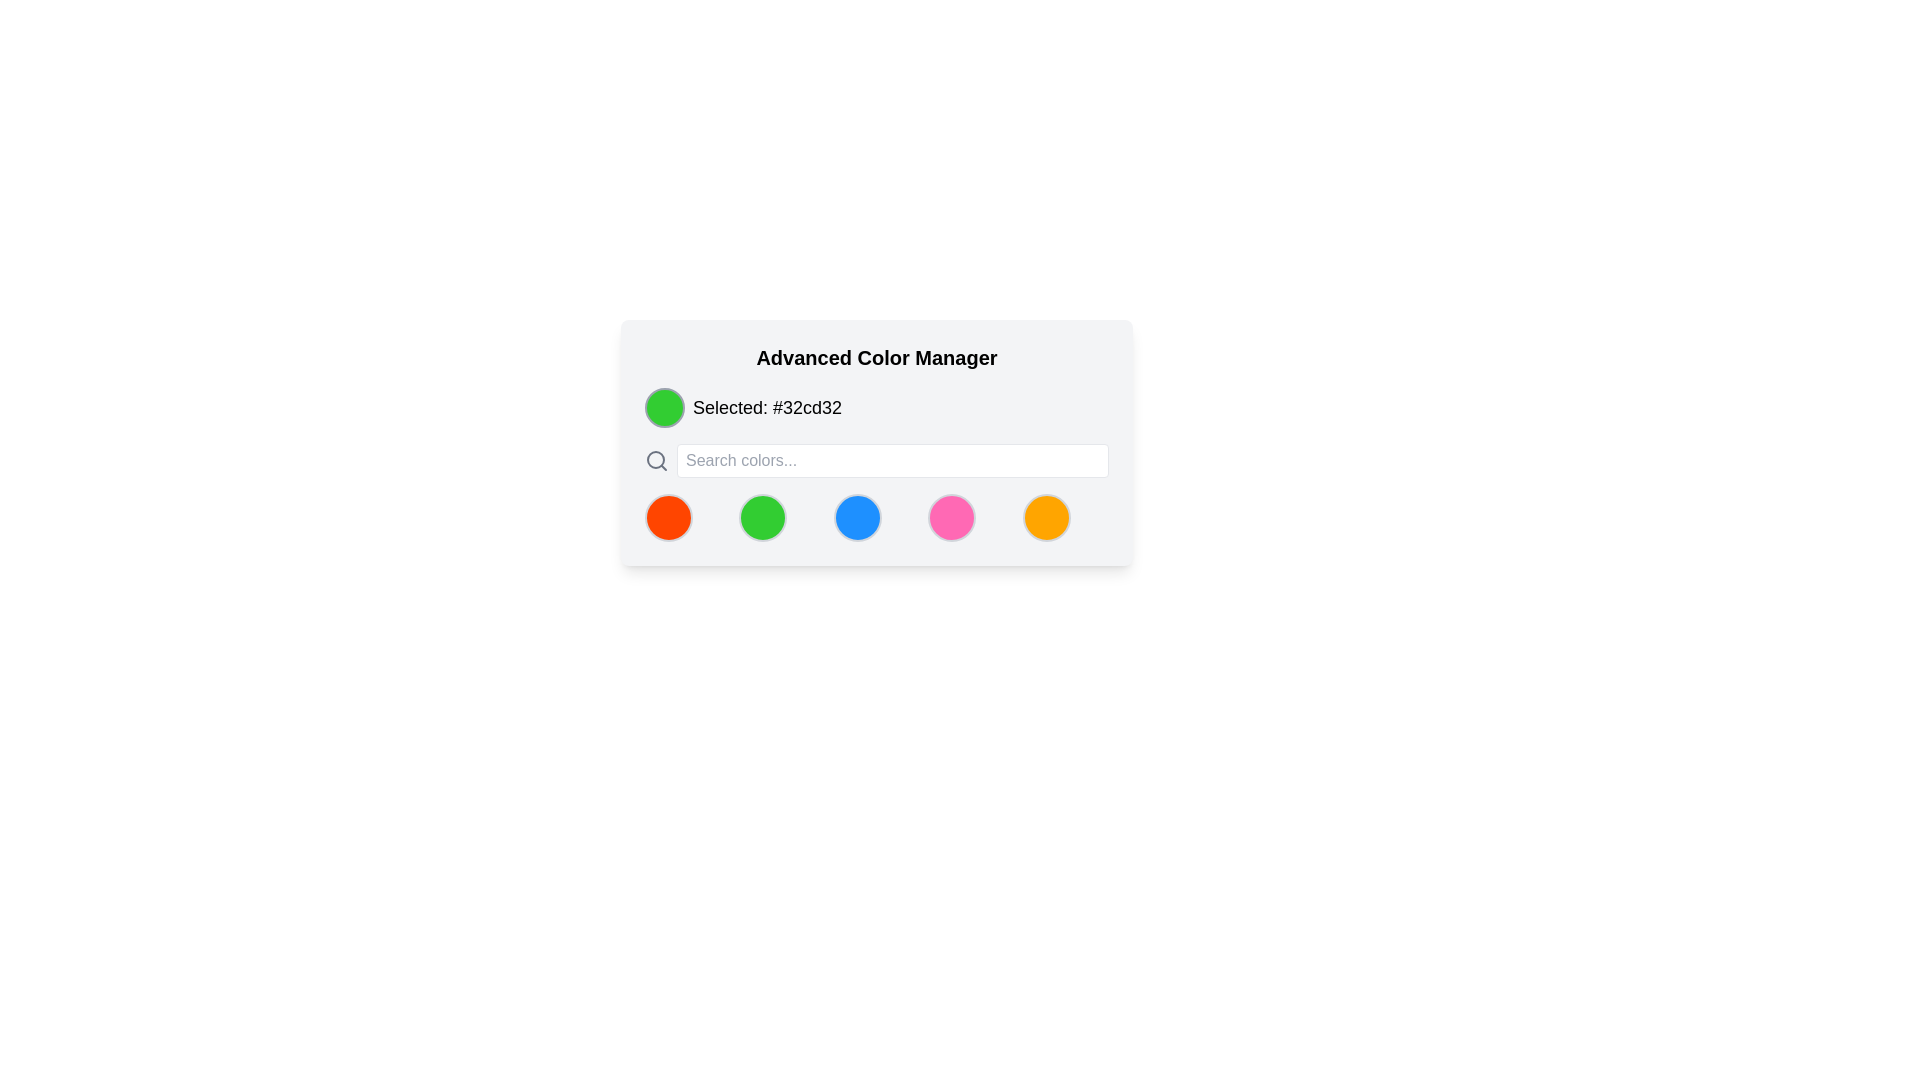 Image resolution: width=1920 pixels, height=1080 pixels. Describe the element at coordinates (951, 516) in the screenshot. I see `the fourth circular color selection button for pink color located below the search bar` at that location.